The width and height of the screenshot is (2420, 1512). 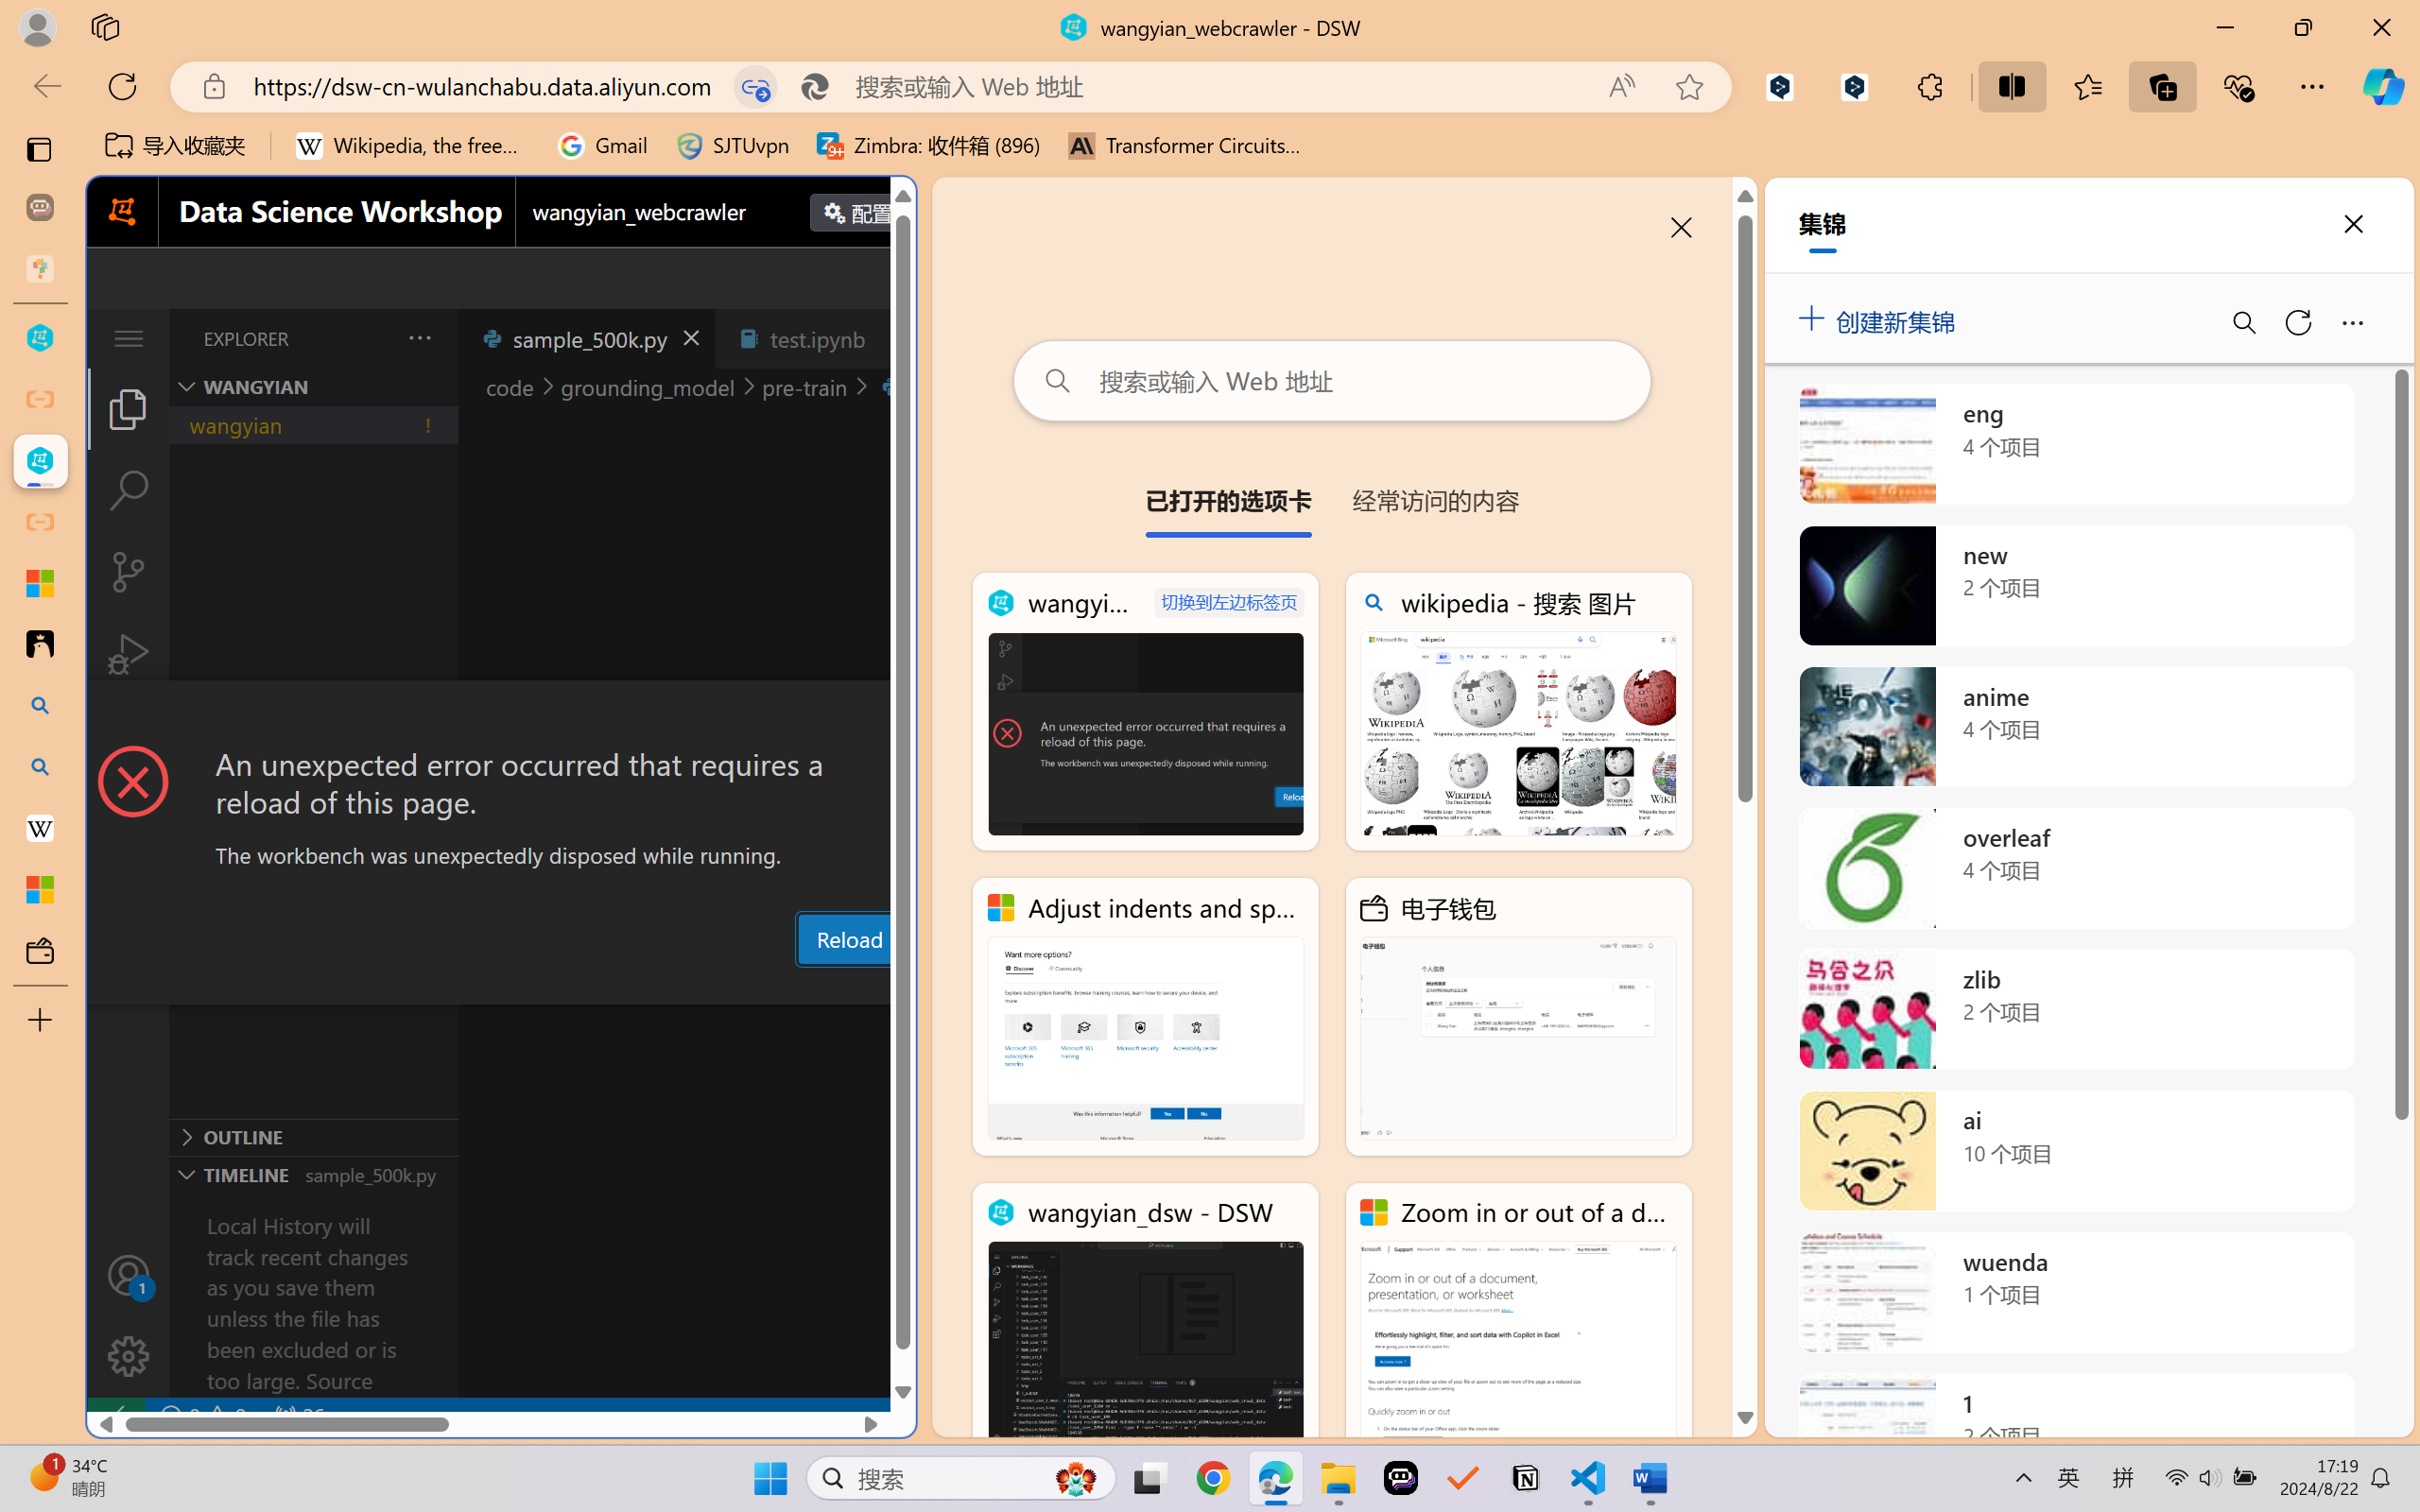 What do you see at coordinates (411, 145) in the screenshot?
I see `'Wikipedia, the free encyclopedia'` at bounding box center [411, 145].